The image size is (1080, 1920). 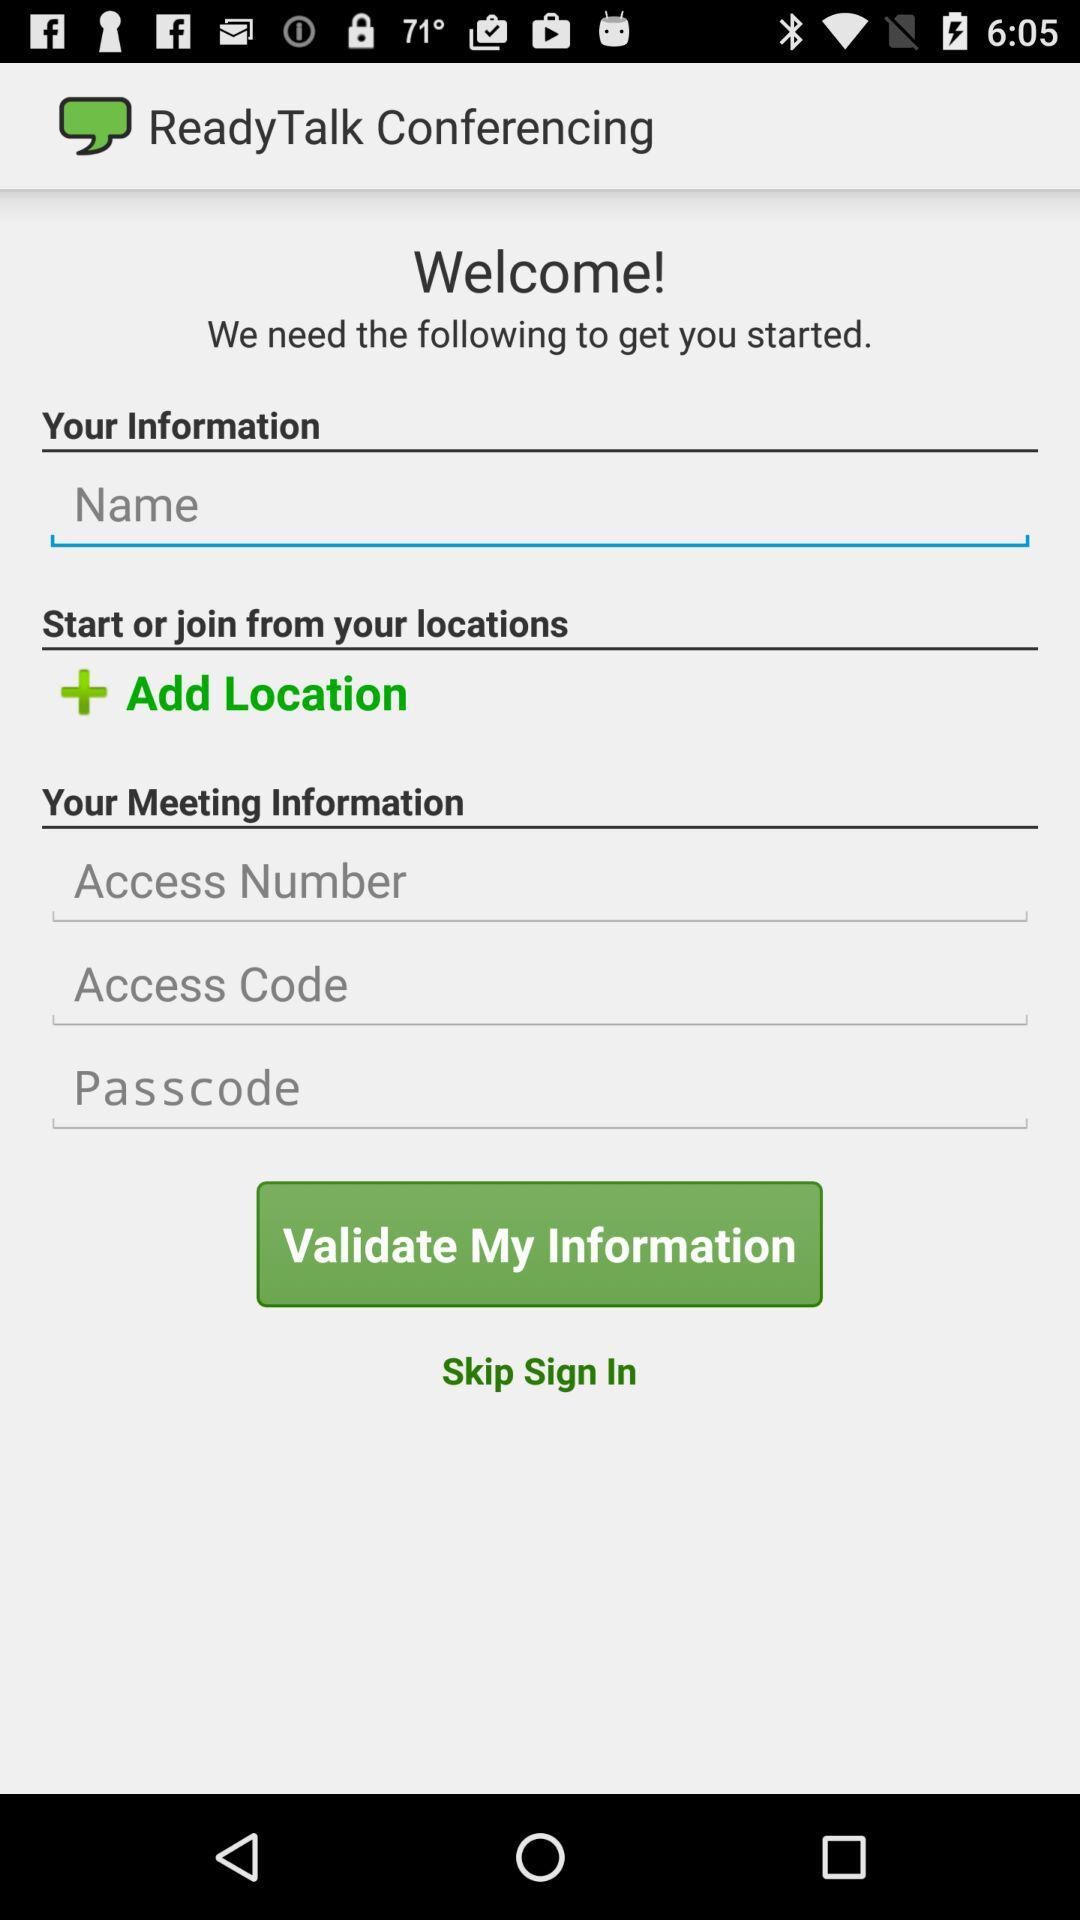 I want to click on the app above the start or join item, so click(x=540, y=504).